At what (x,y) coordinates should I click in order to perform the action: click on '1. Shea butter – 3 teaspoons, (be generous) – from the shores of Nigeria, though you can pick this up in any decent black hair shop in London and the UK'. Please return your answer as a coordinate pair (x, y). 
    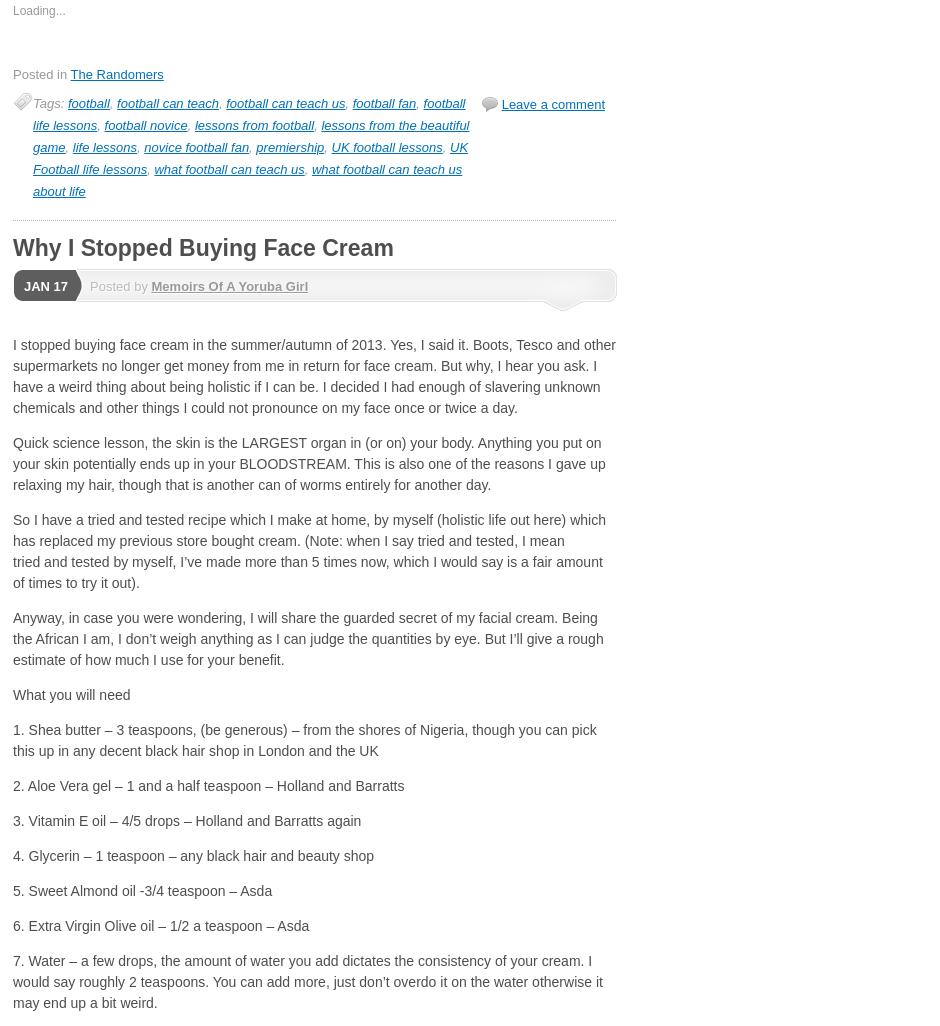
    Looking at the image, I should click on (303, 740).